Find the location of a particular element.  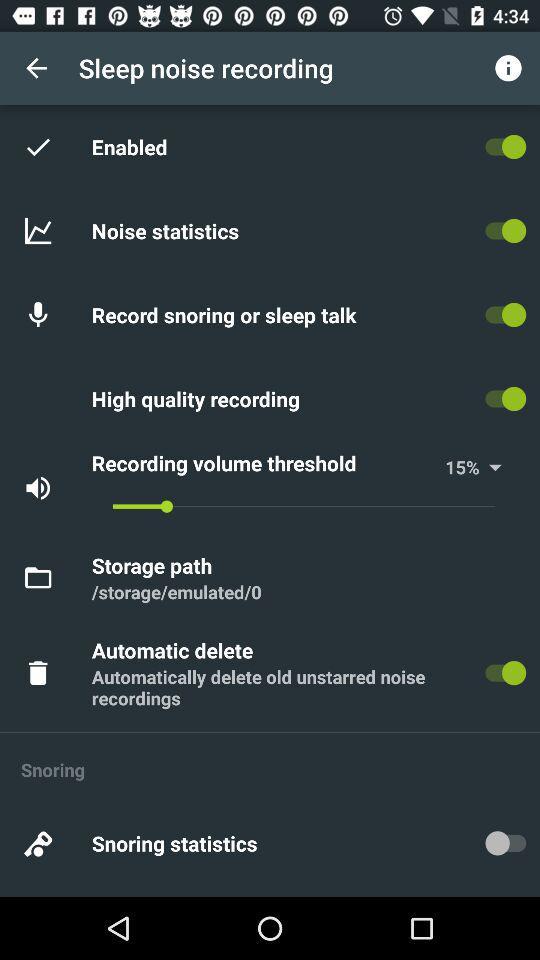

noise statistics is located at coordinates (167, 230).